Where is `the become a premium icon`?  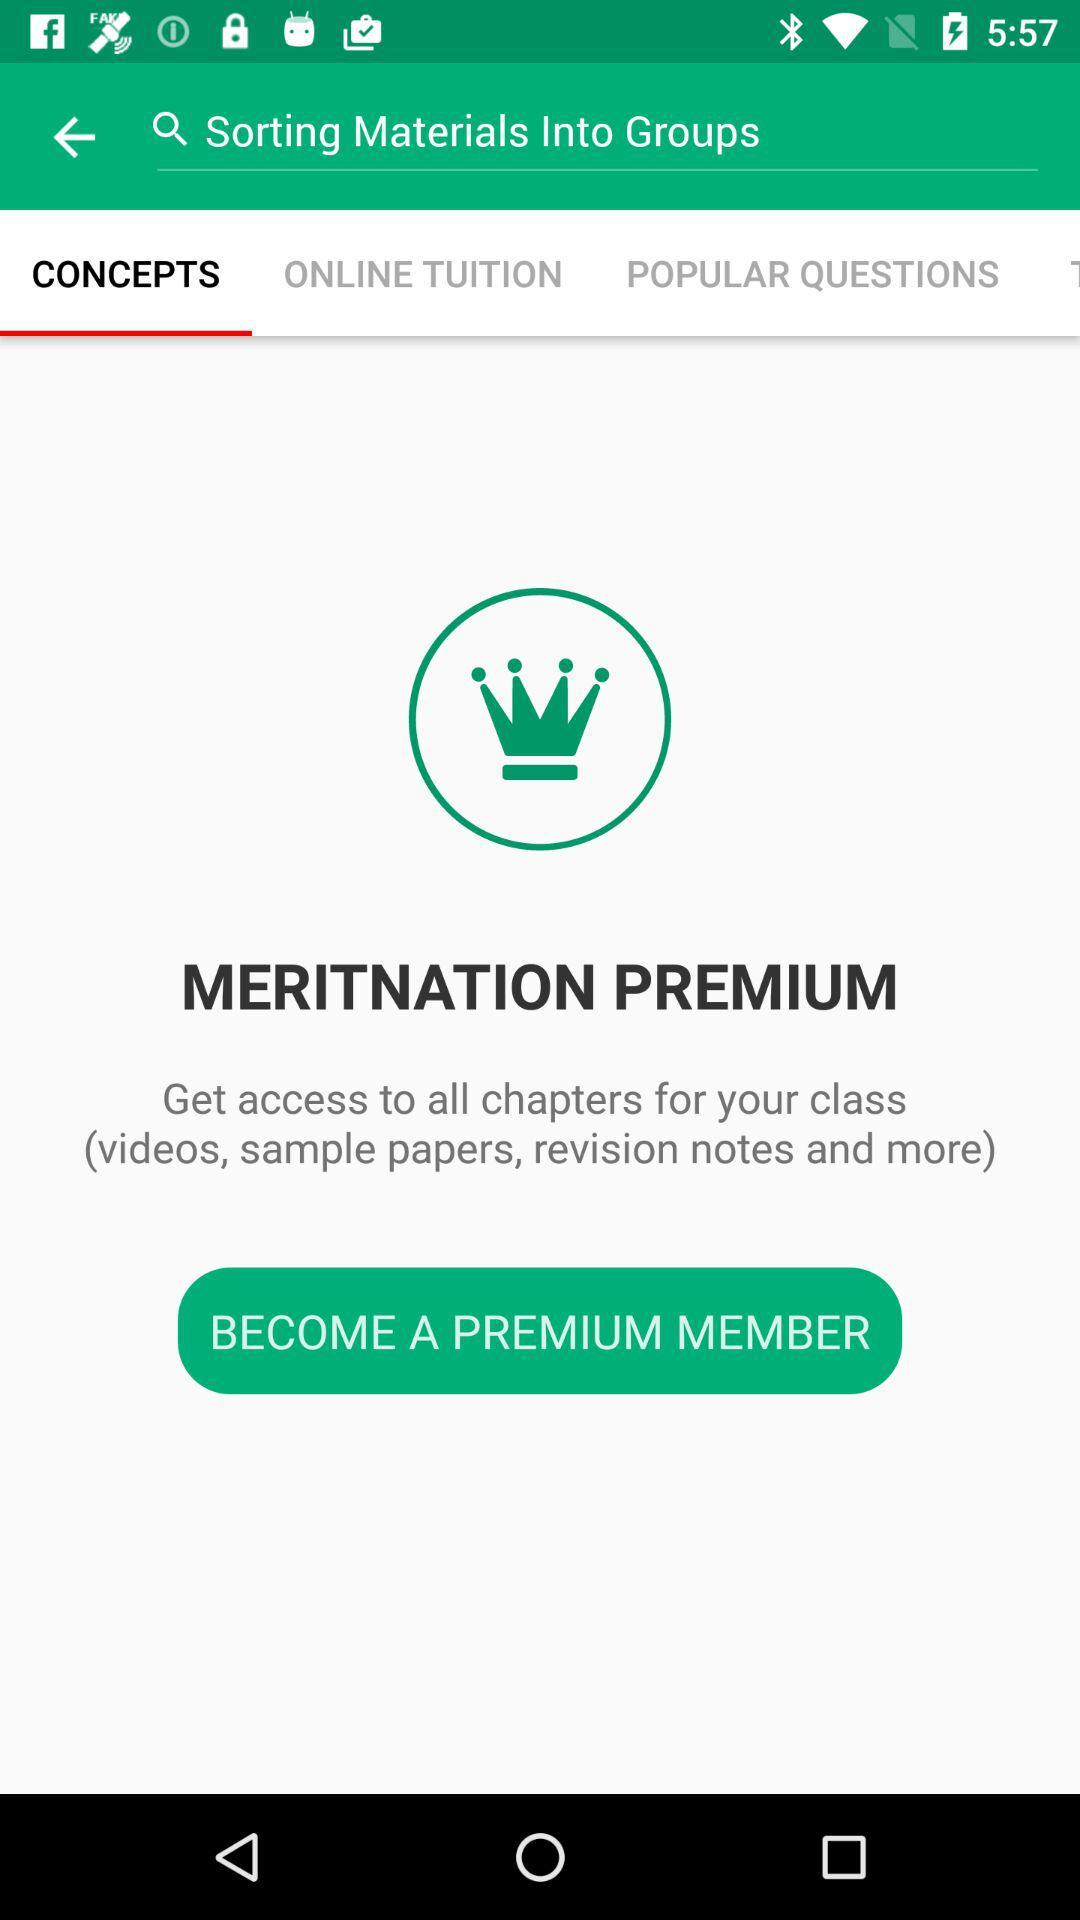
the become a premium icon is located at coordinates (540, 1330).